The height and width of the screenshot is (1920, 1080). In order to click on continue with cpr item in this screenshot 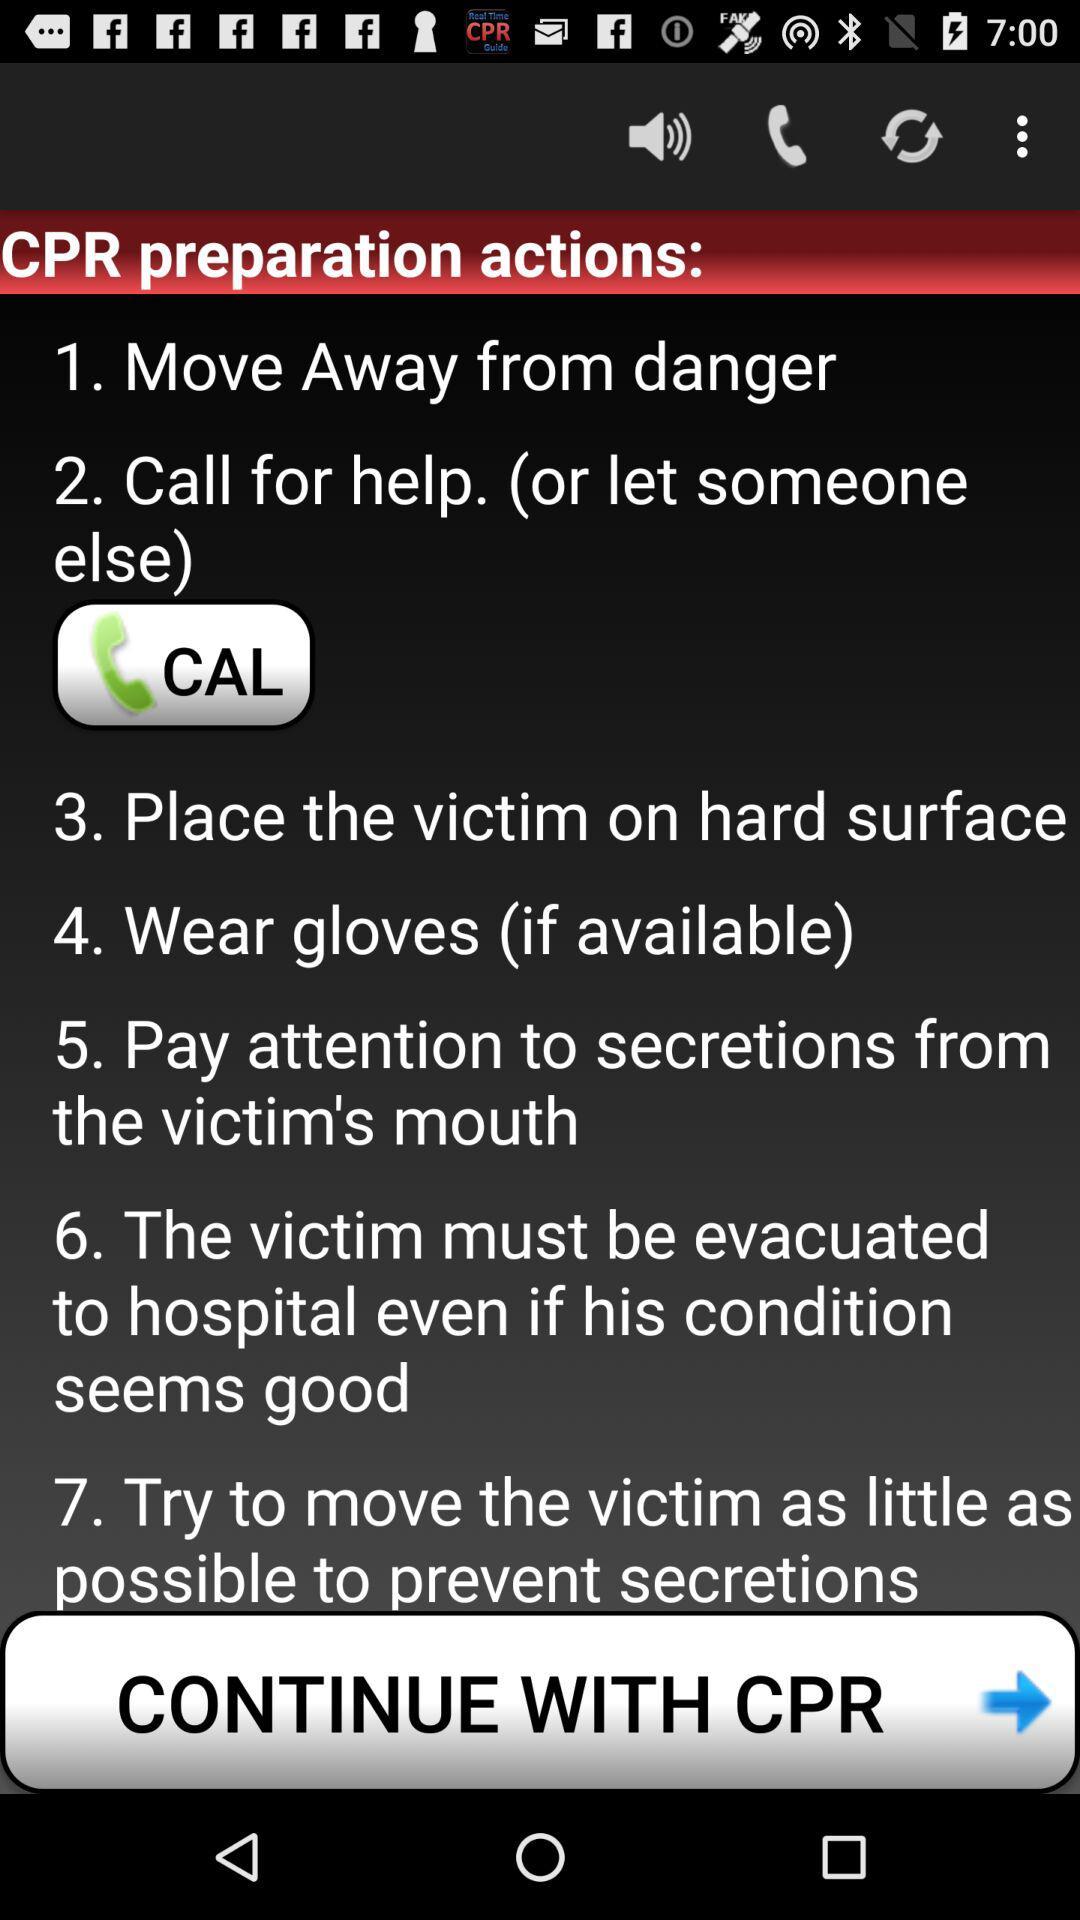, I will do `click(540, 1701)`.